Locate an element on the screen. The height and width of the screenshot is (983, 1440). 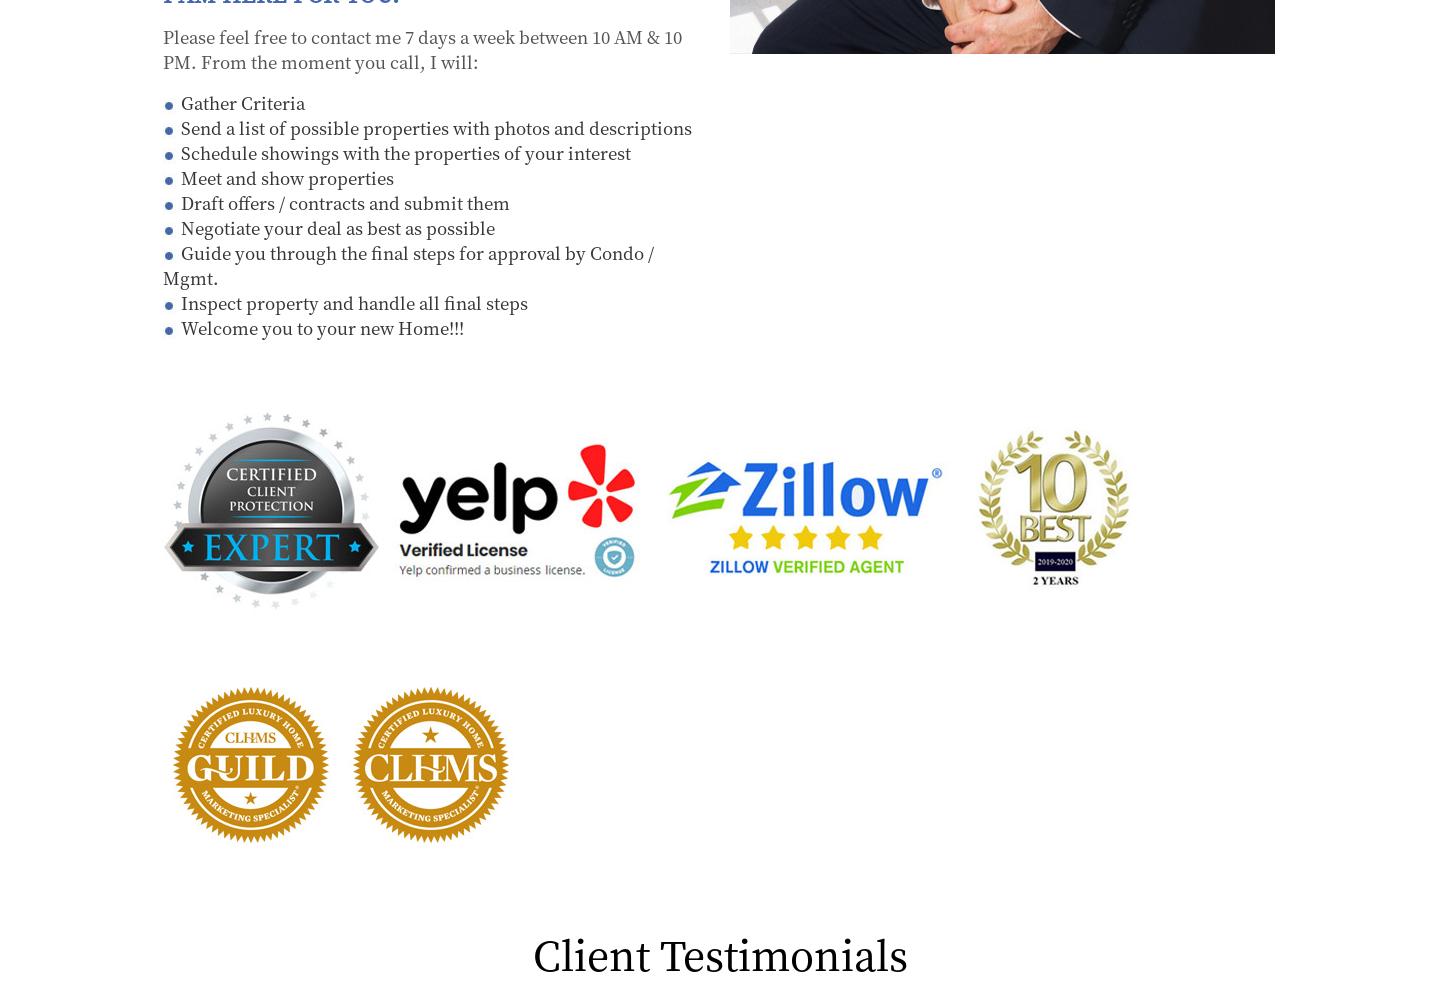
'Send a list of possible properties with photos and descriptions' is located at coordinates (181, 125).